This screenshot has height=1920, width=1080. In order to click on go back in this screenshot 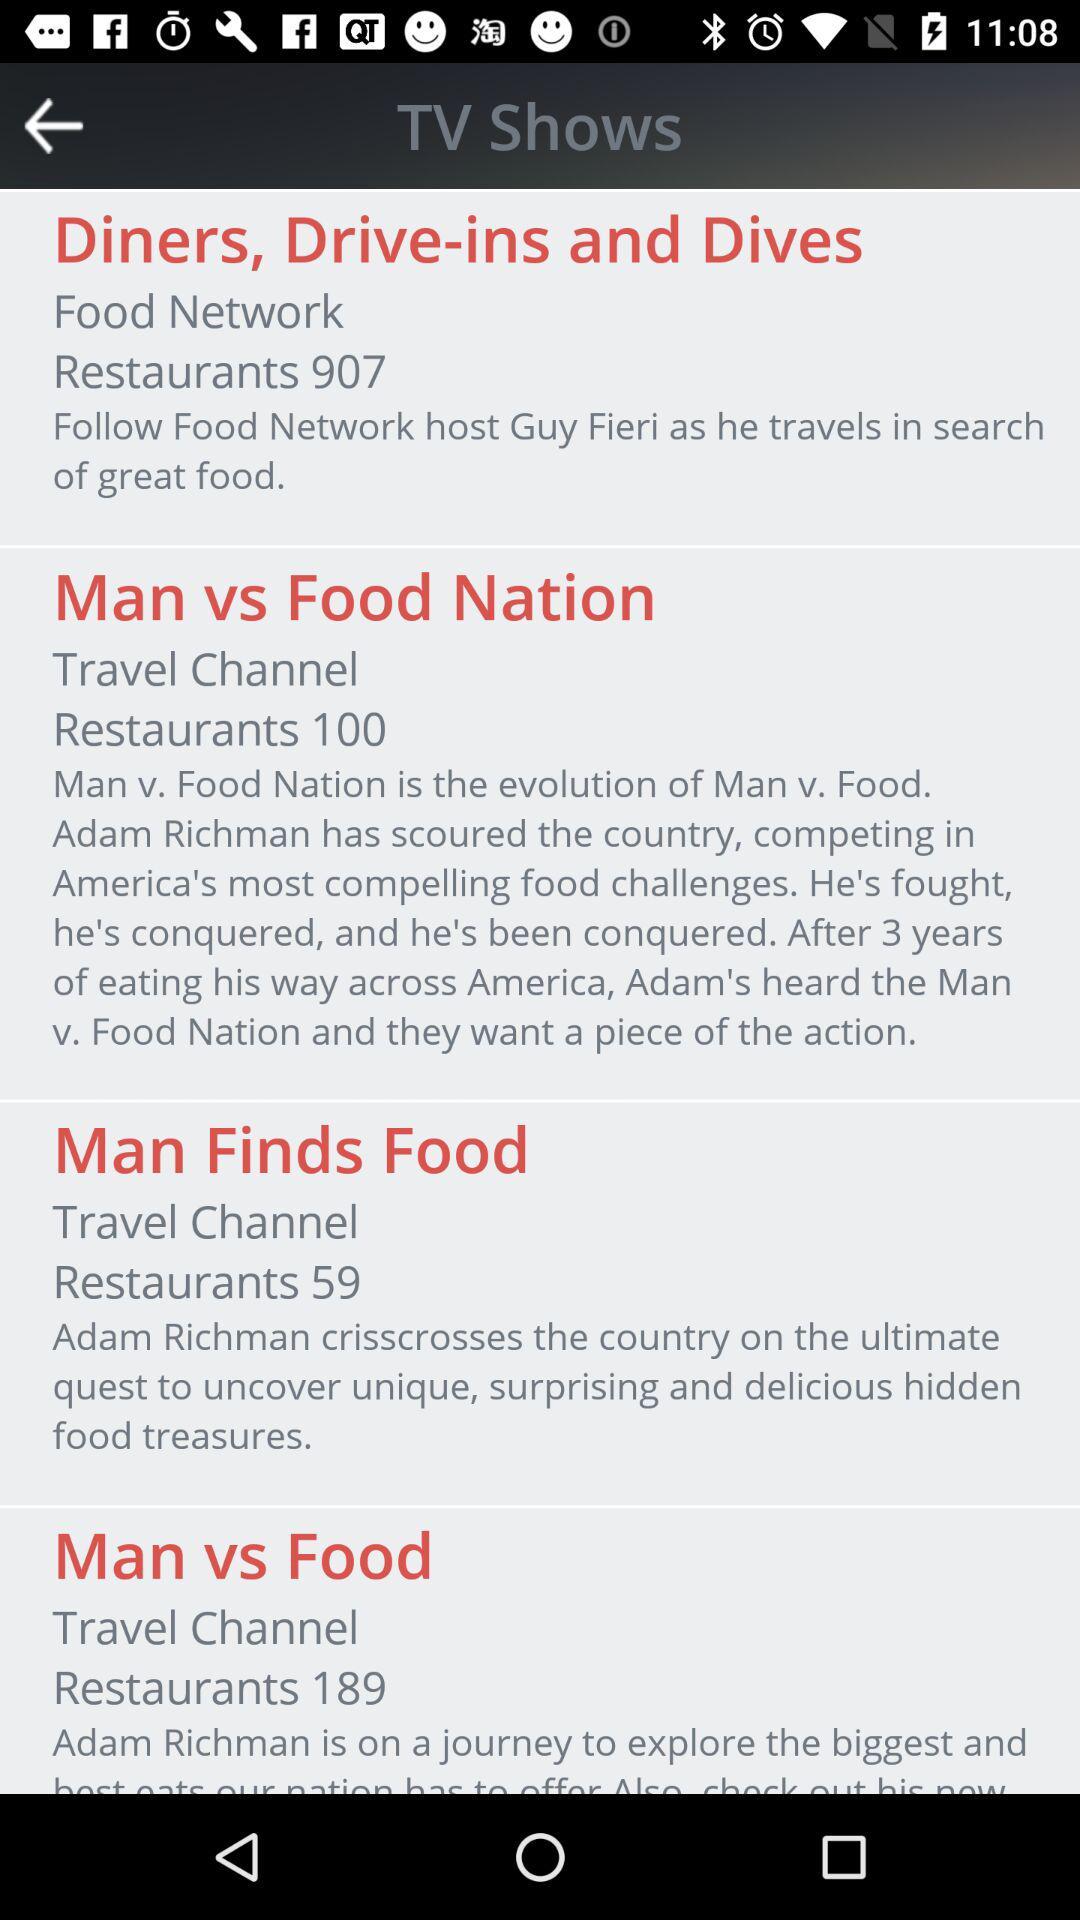, I will do `click(53, 124)`.